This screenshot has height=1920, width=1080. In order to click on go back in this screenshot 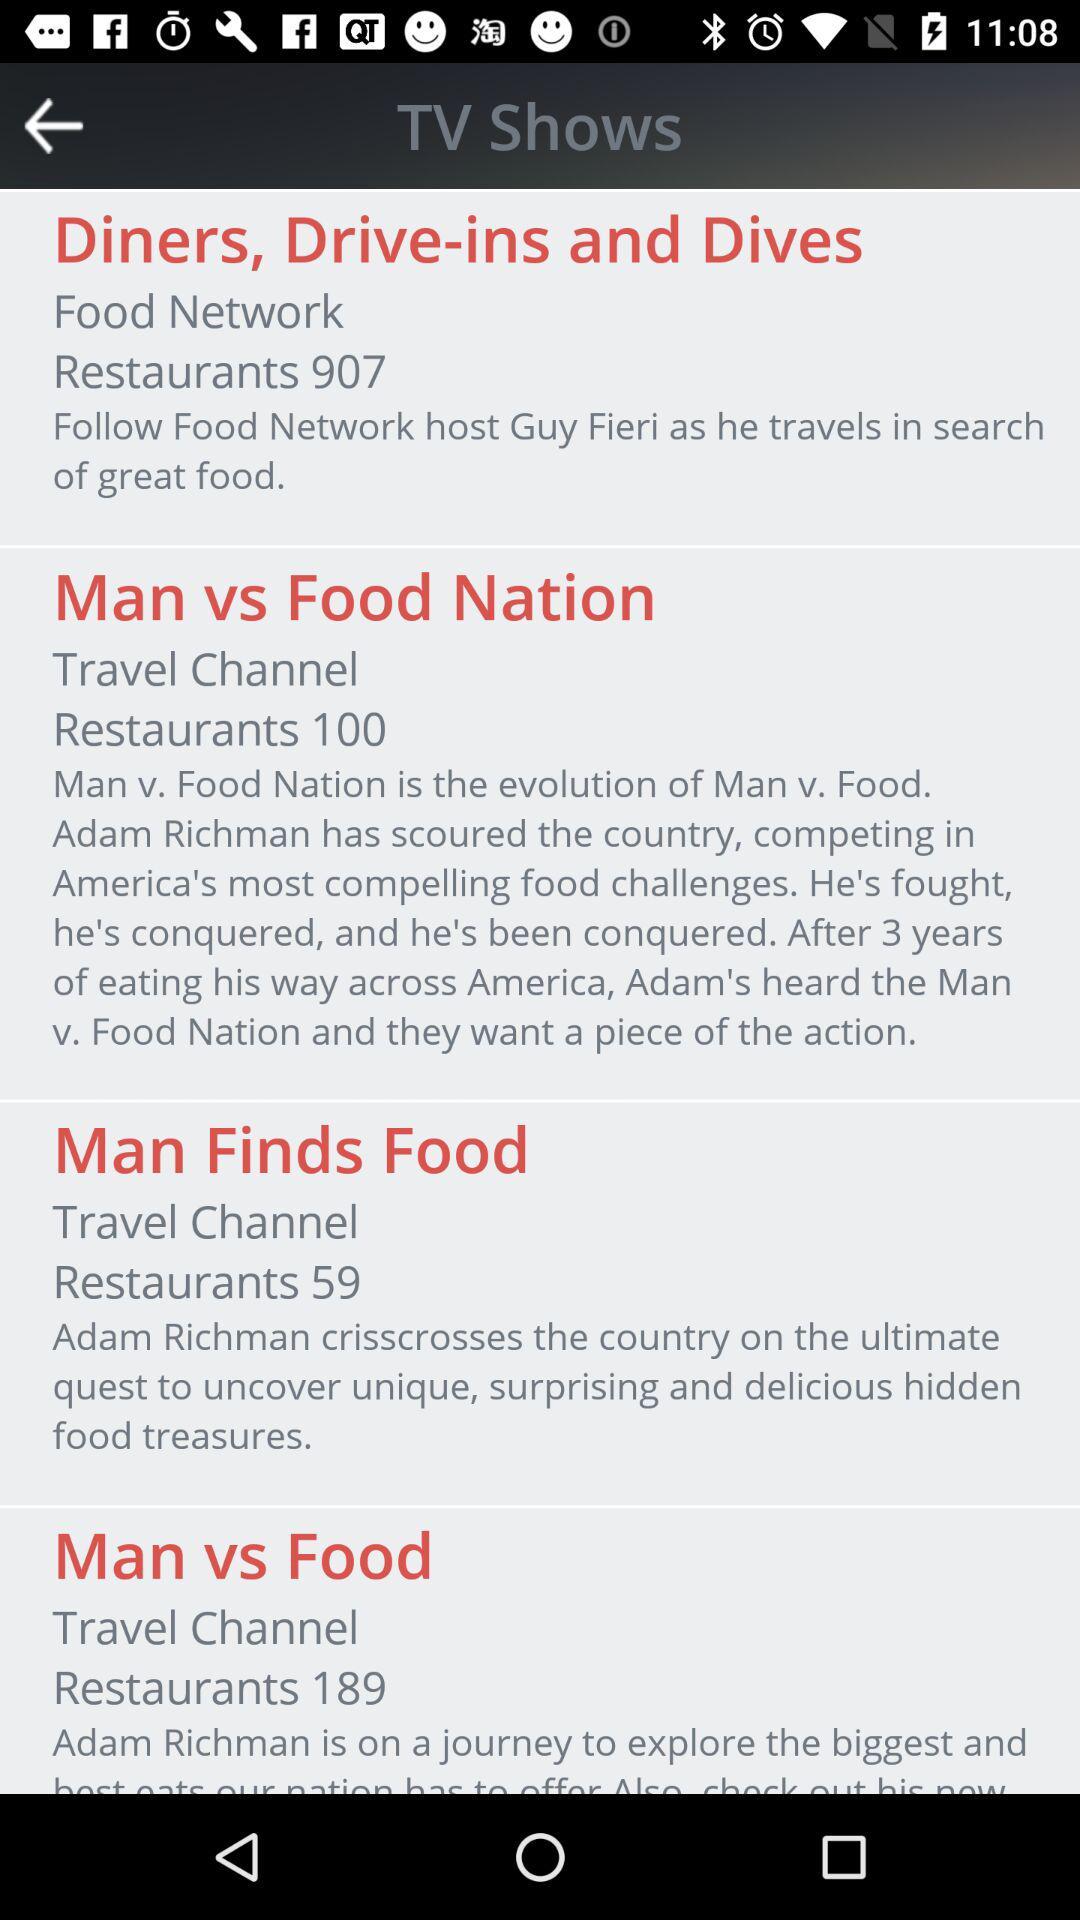, I will do `click(53, 124)`.